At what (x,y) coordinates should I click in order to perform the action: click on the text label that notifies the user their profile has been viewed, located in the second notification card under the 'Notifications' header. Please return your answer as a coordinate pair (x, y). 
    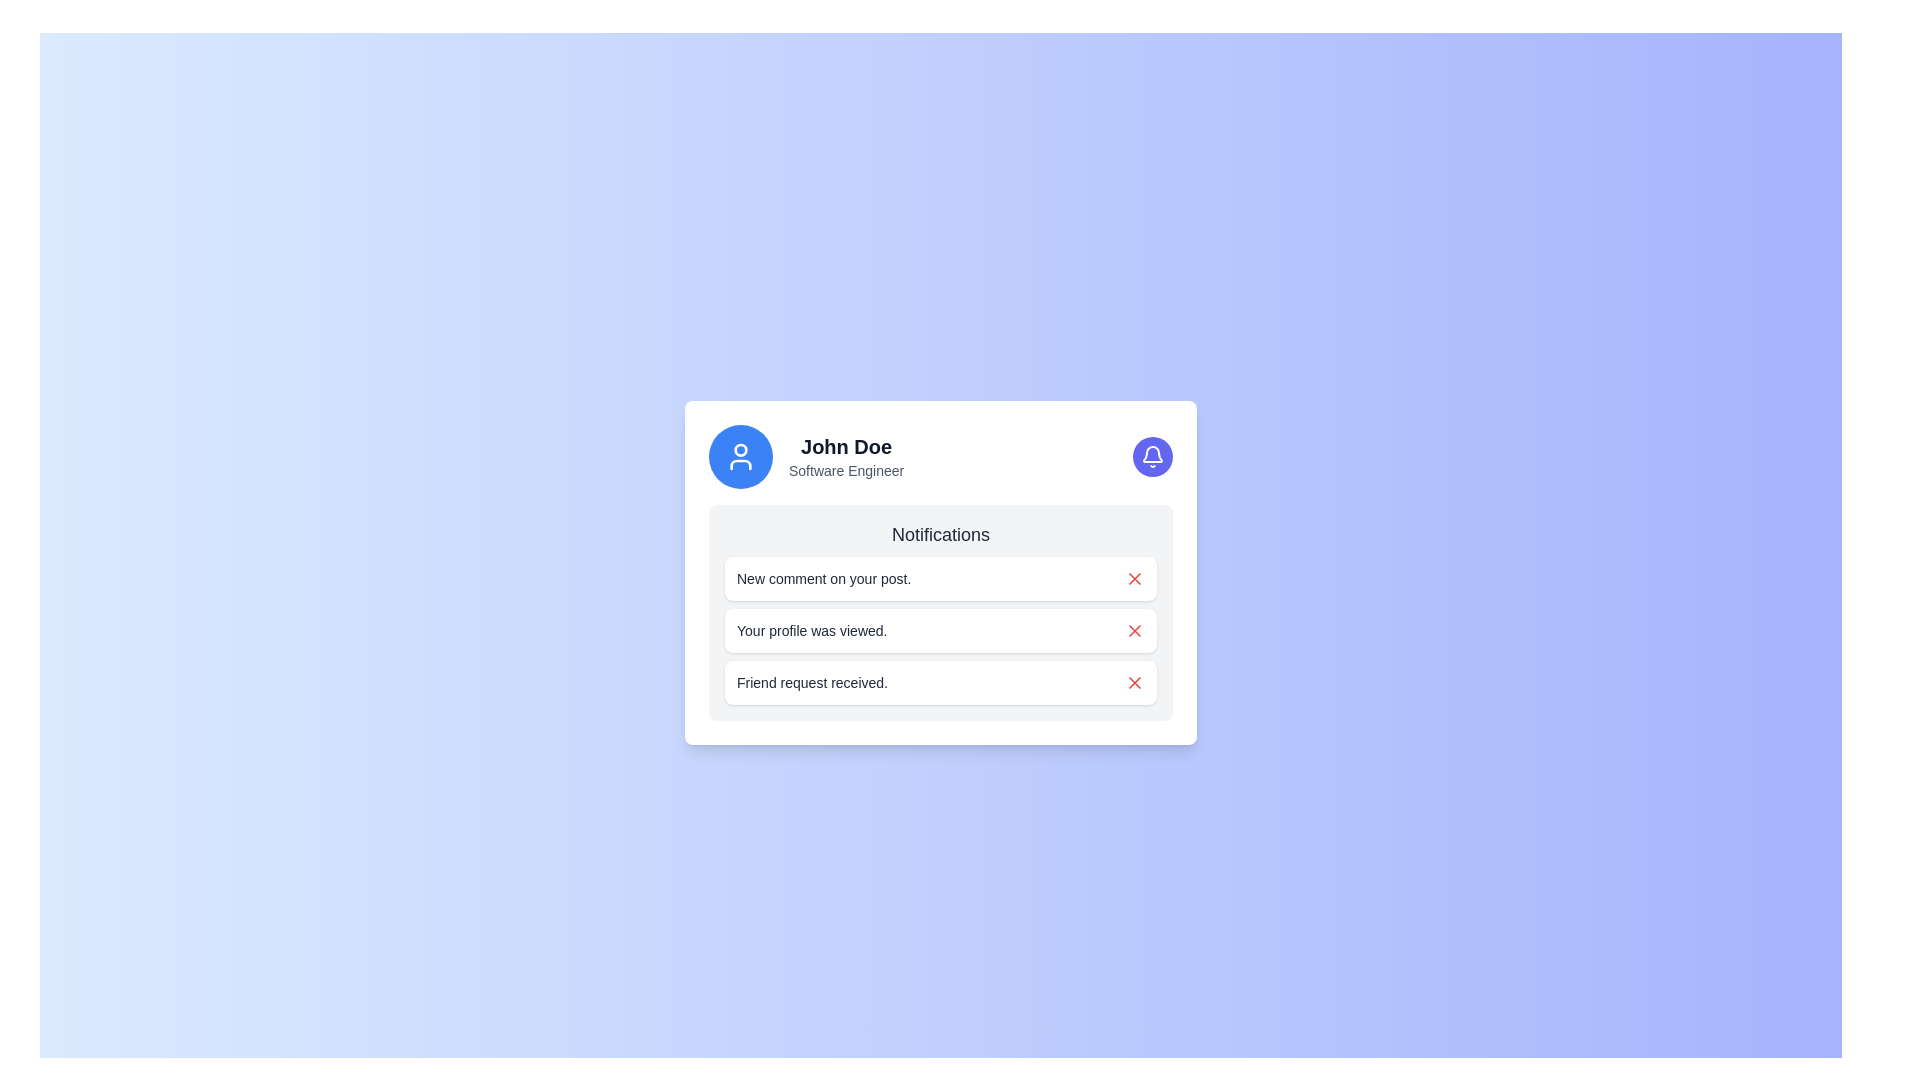
    Looking at the image, I should click on (812, 631).